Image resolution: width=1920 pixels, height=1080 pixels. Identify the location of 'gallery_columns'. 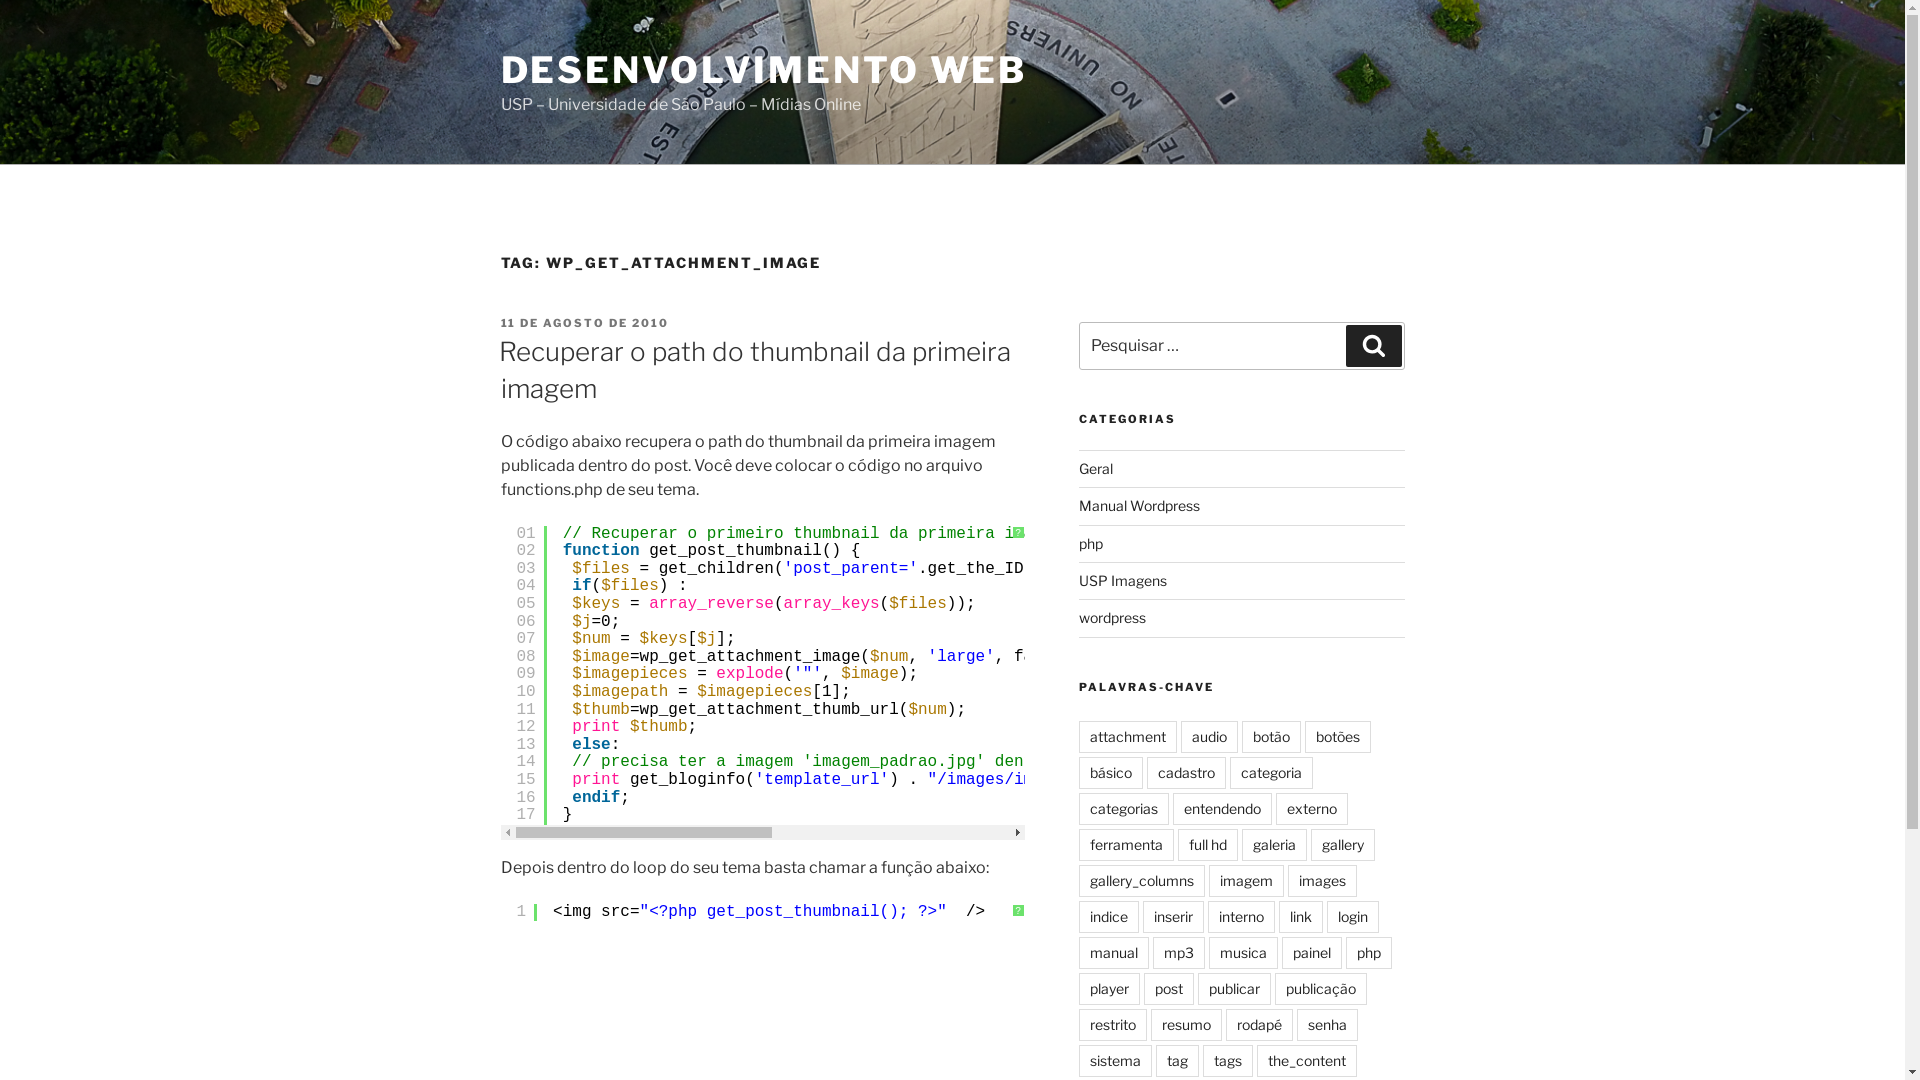
(1142, 879).